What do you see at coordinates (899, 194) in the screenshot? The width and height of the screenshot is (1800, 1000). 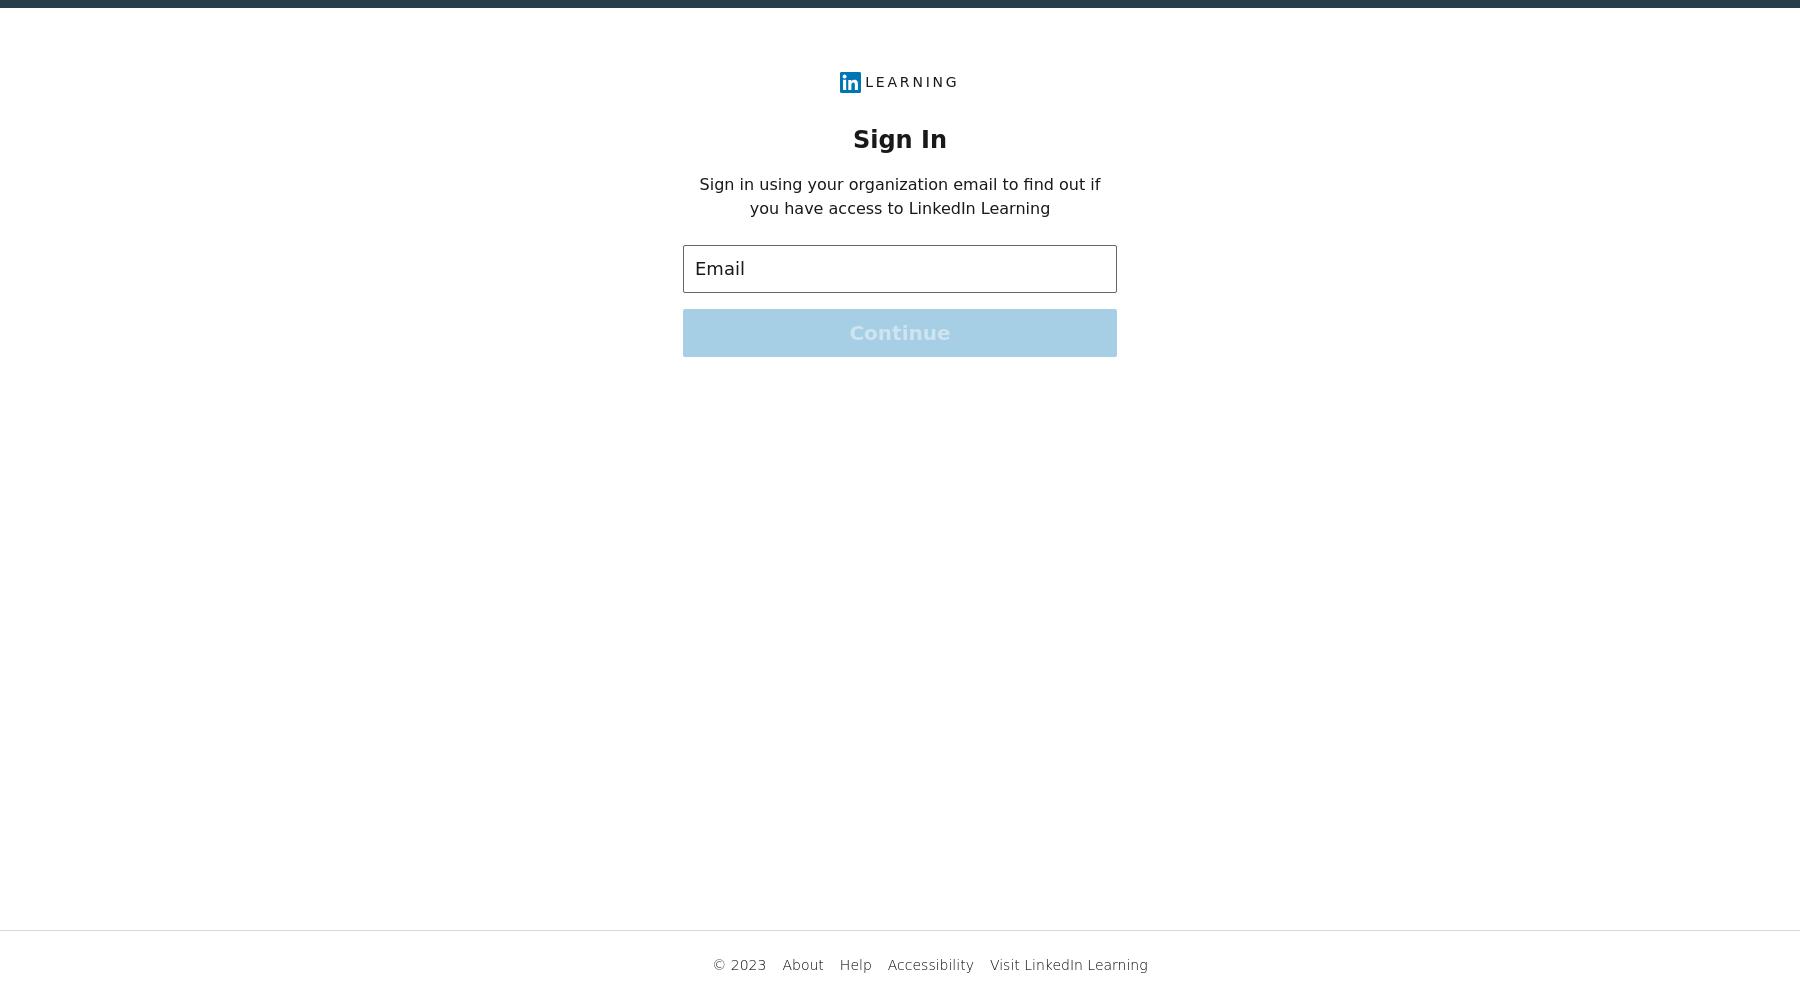 I see `'Sign in using your organization email to find out if you have access to
      LinkedIn Learning'` at bounding box center [899, 194].